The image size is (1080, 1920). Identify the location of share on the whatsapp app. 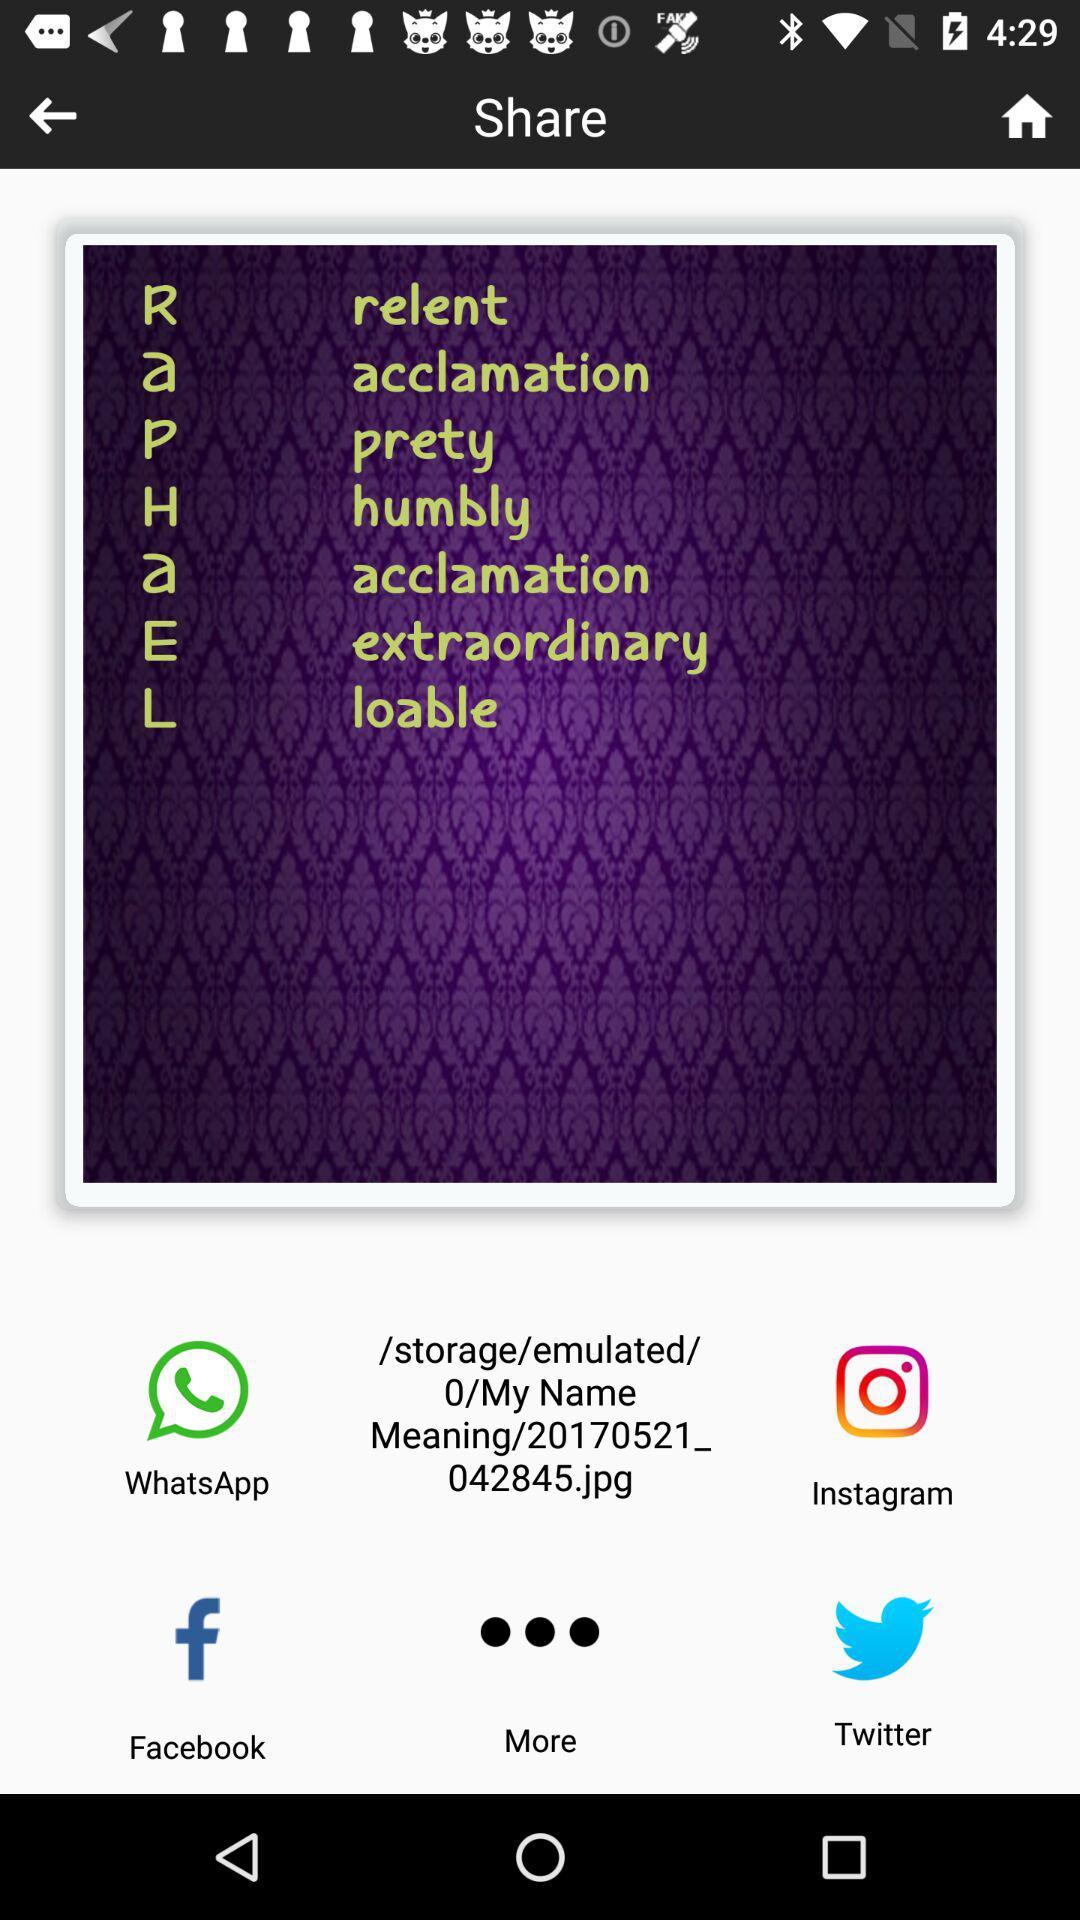
(197, 1390).